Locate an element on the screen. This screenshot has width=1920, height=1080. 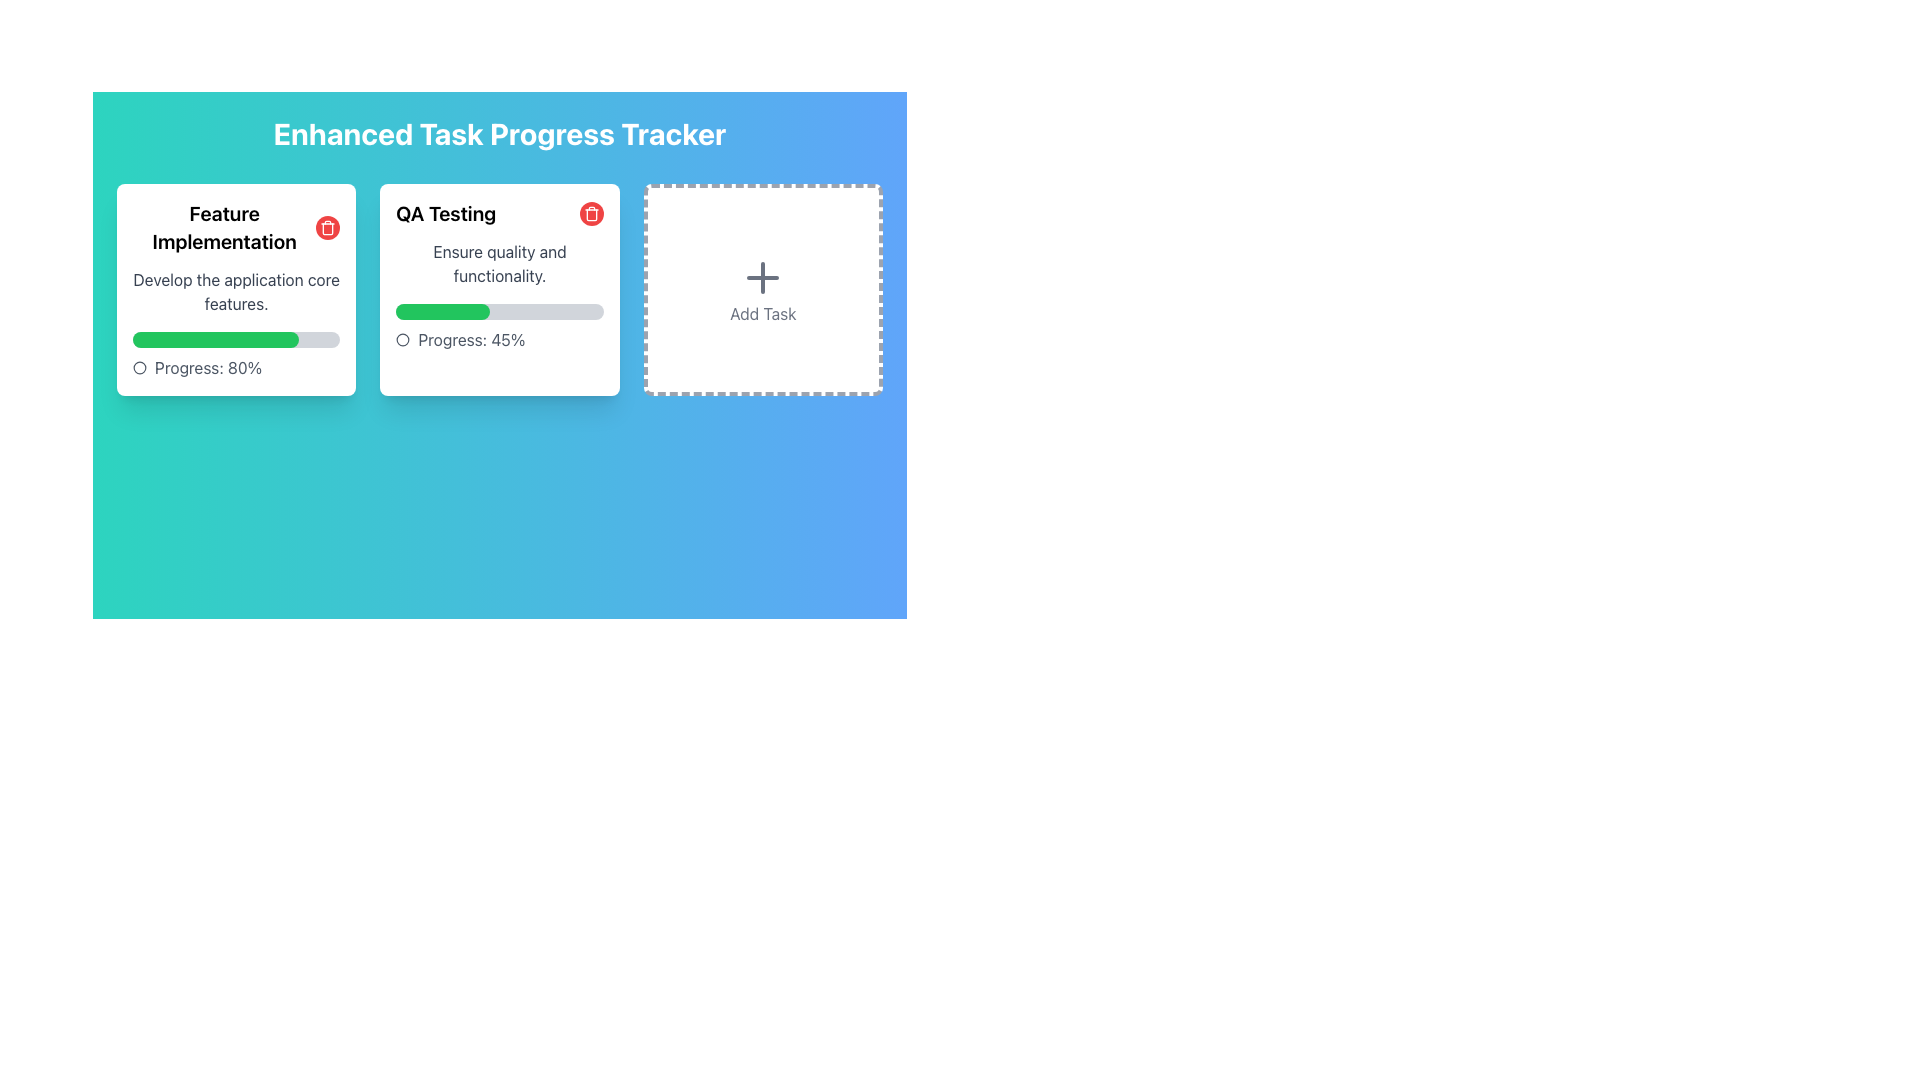
the SVG Circle element located in the 'Feature Implementation' card, positioned near the bottom-left corner below the progress bar is located at coordinates (138, 367).